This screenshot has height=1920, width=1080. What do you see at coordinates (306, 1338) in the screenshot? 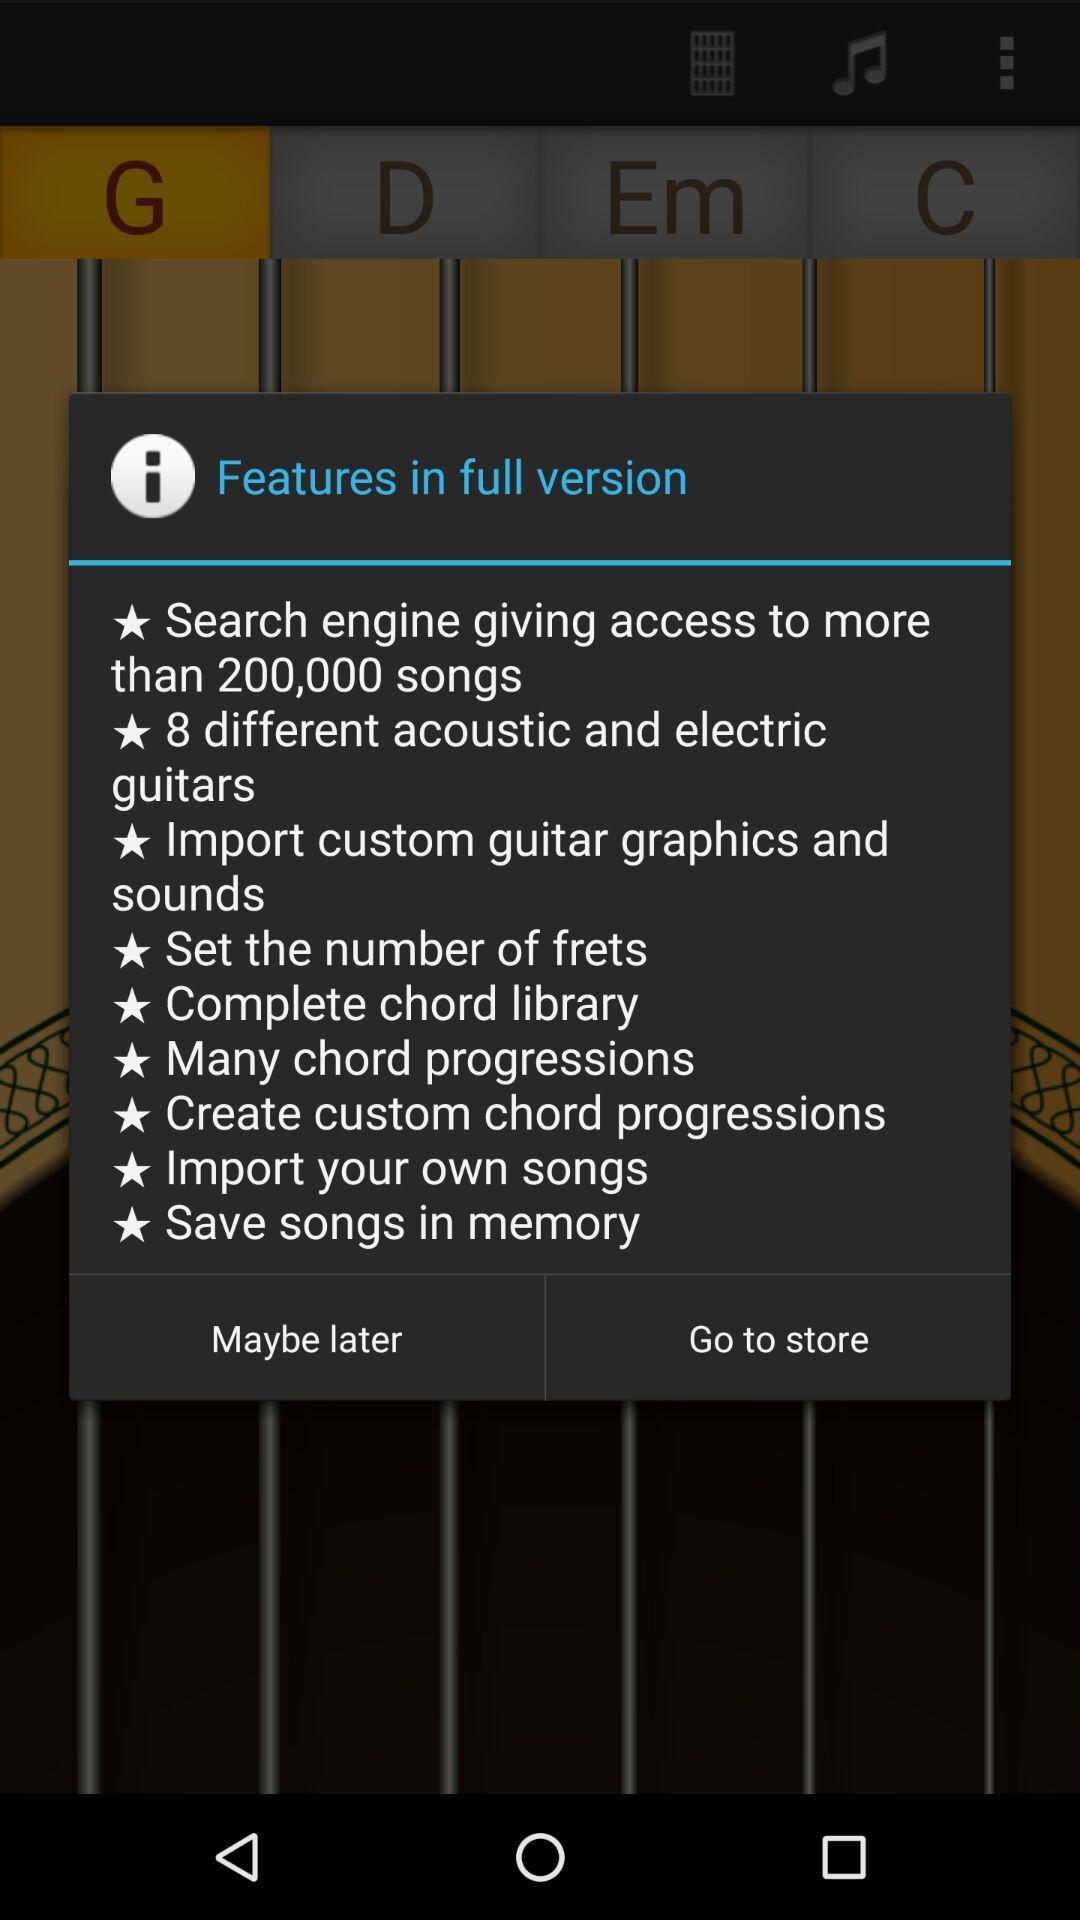
I see `maybe later button` at bounding box center [306, 1338].